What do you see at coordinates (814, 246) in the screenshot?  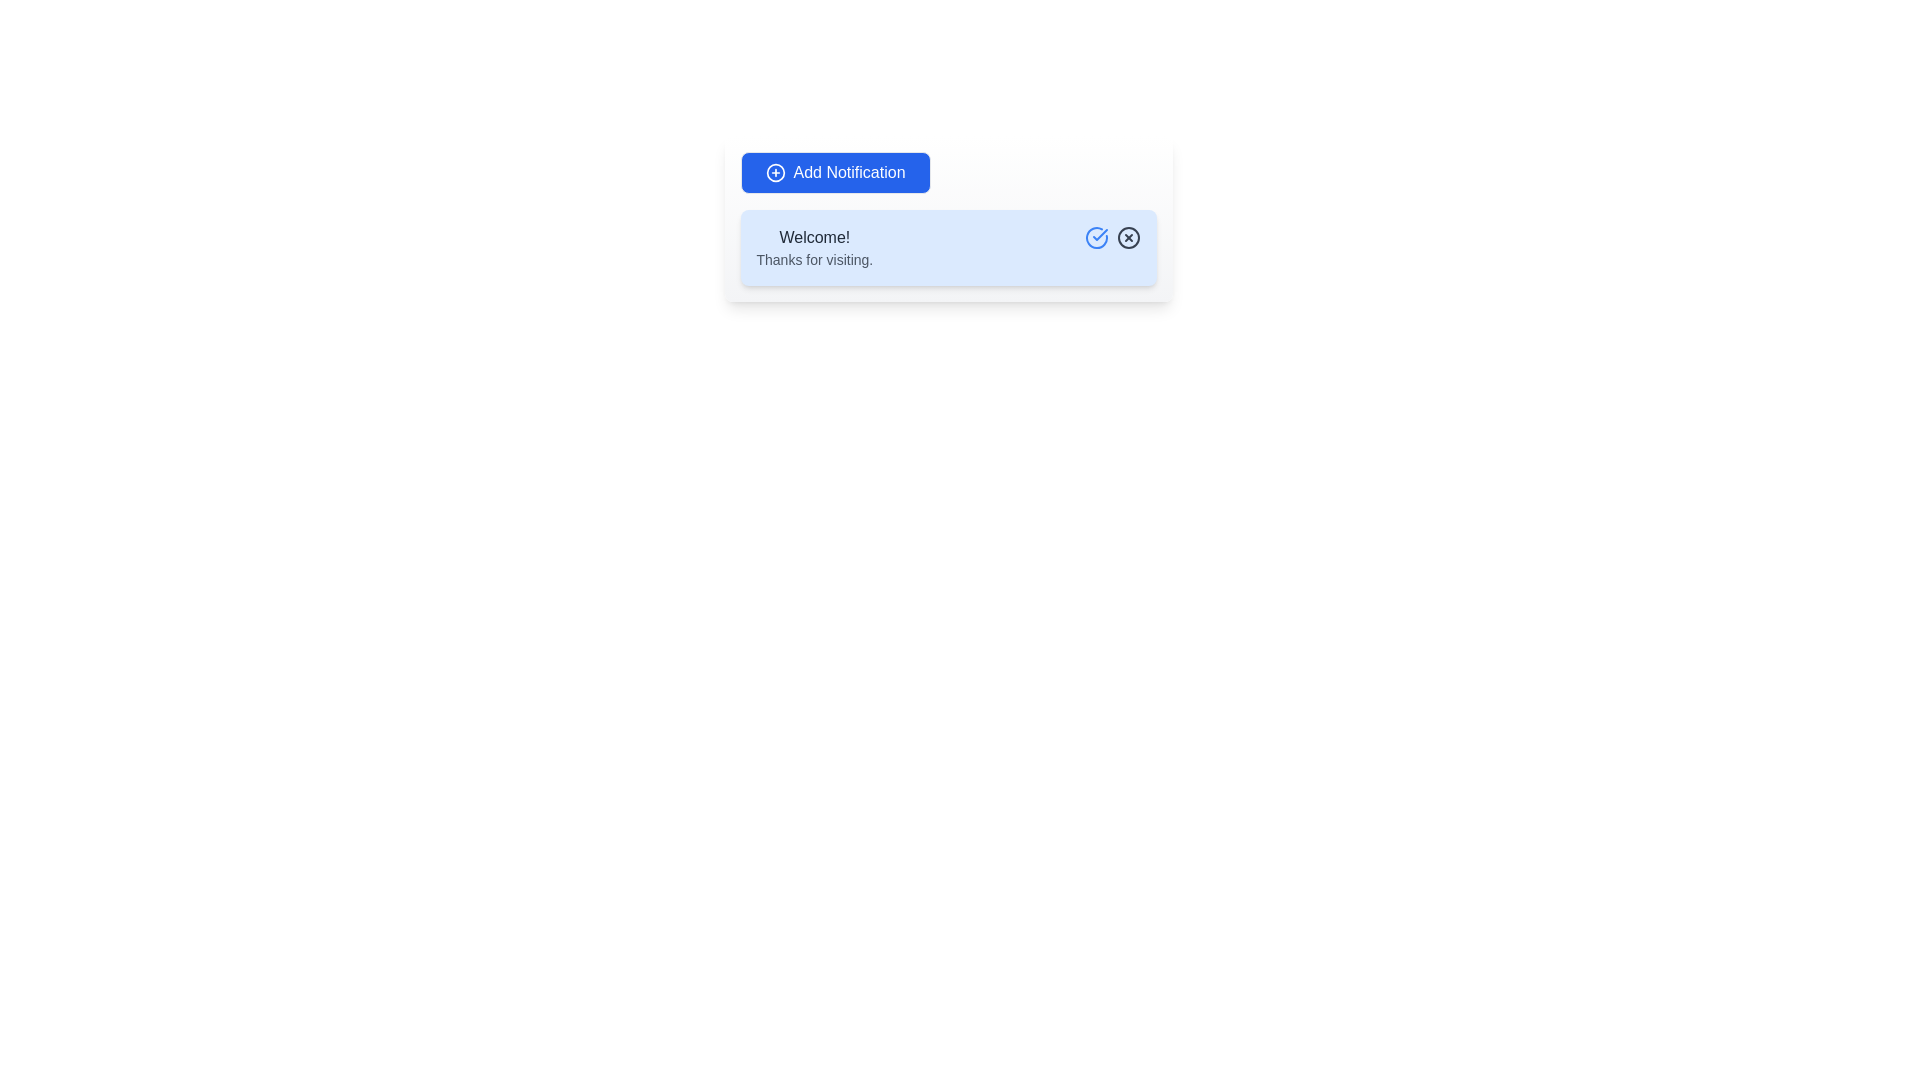 I see `the text block that contains 'Welcome!' in bold gray text and 'Thanks for visiting.' in smaller gray text, located inside a light-blue notification card` at bounding box center [814, 246].